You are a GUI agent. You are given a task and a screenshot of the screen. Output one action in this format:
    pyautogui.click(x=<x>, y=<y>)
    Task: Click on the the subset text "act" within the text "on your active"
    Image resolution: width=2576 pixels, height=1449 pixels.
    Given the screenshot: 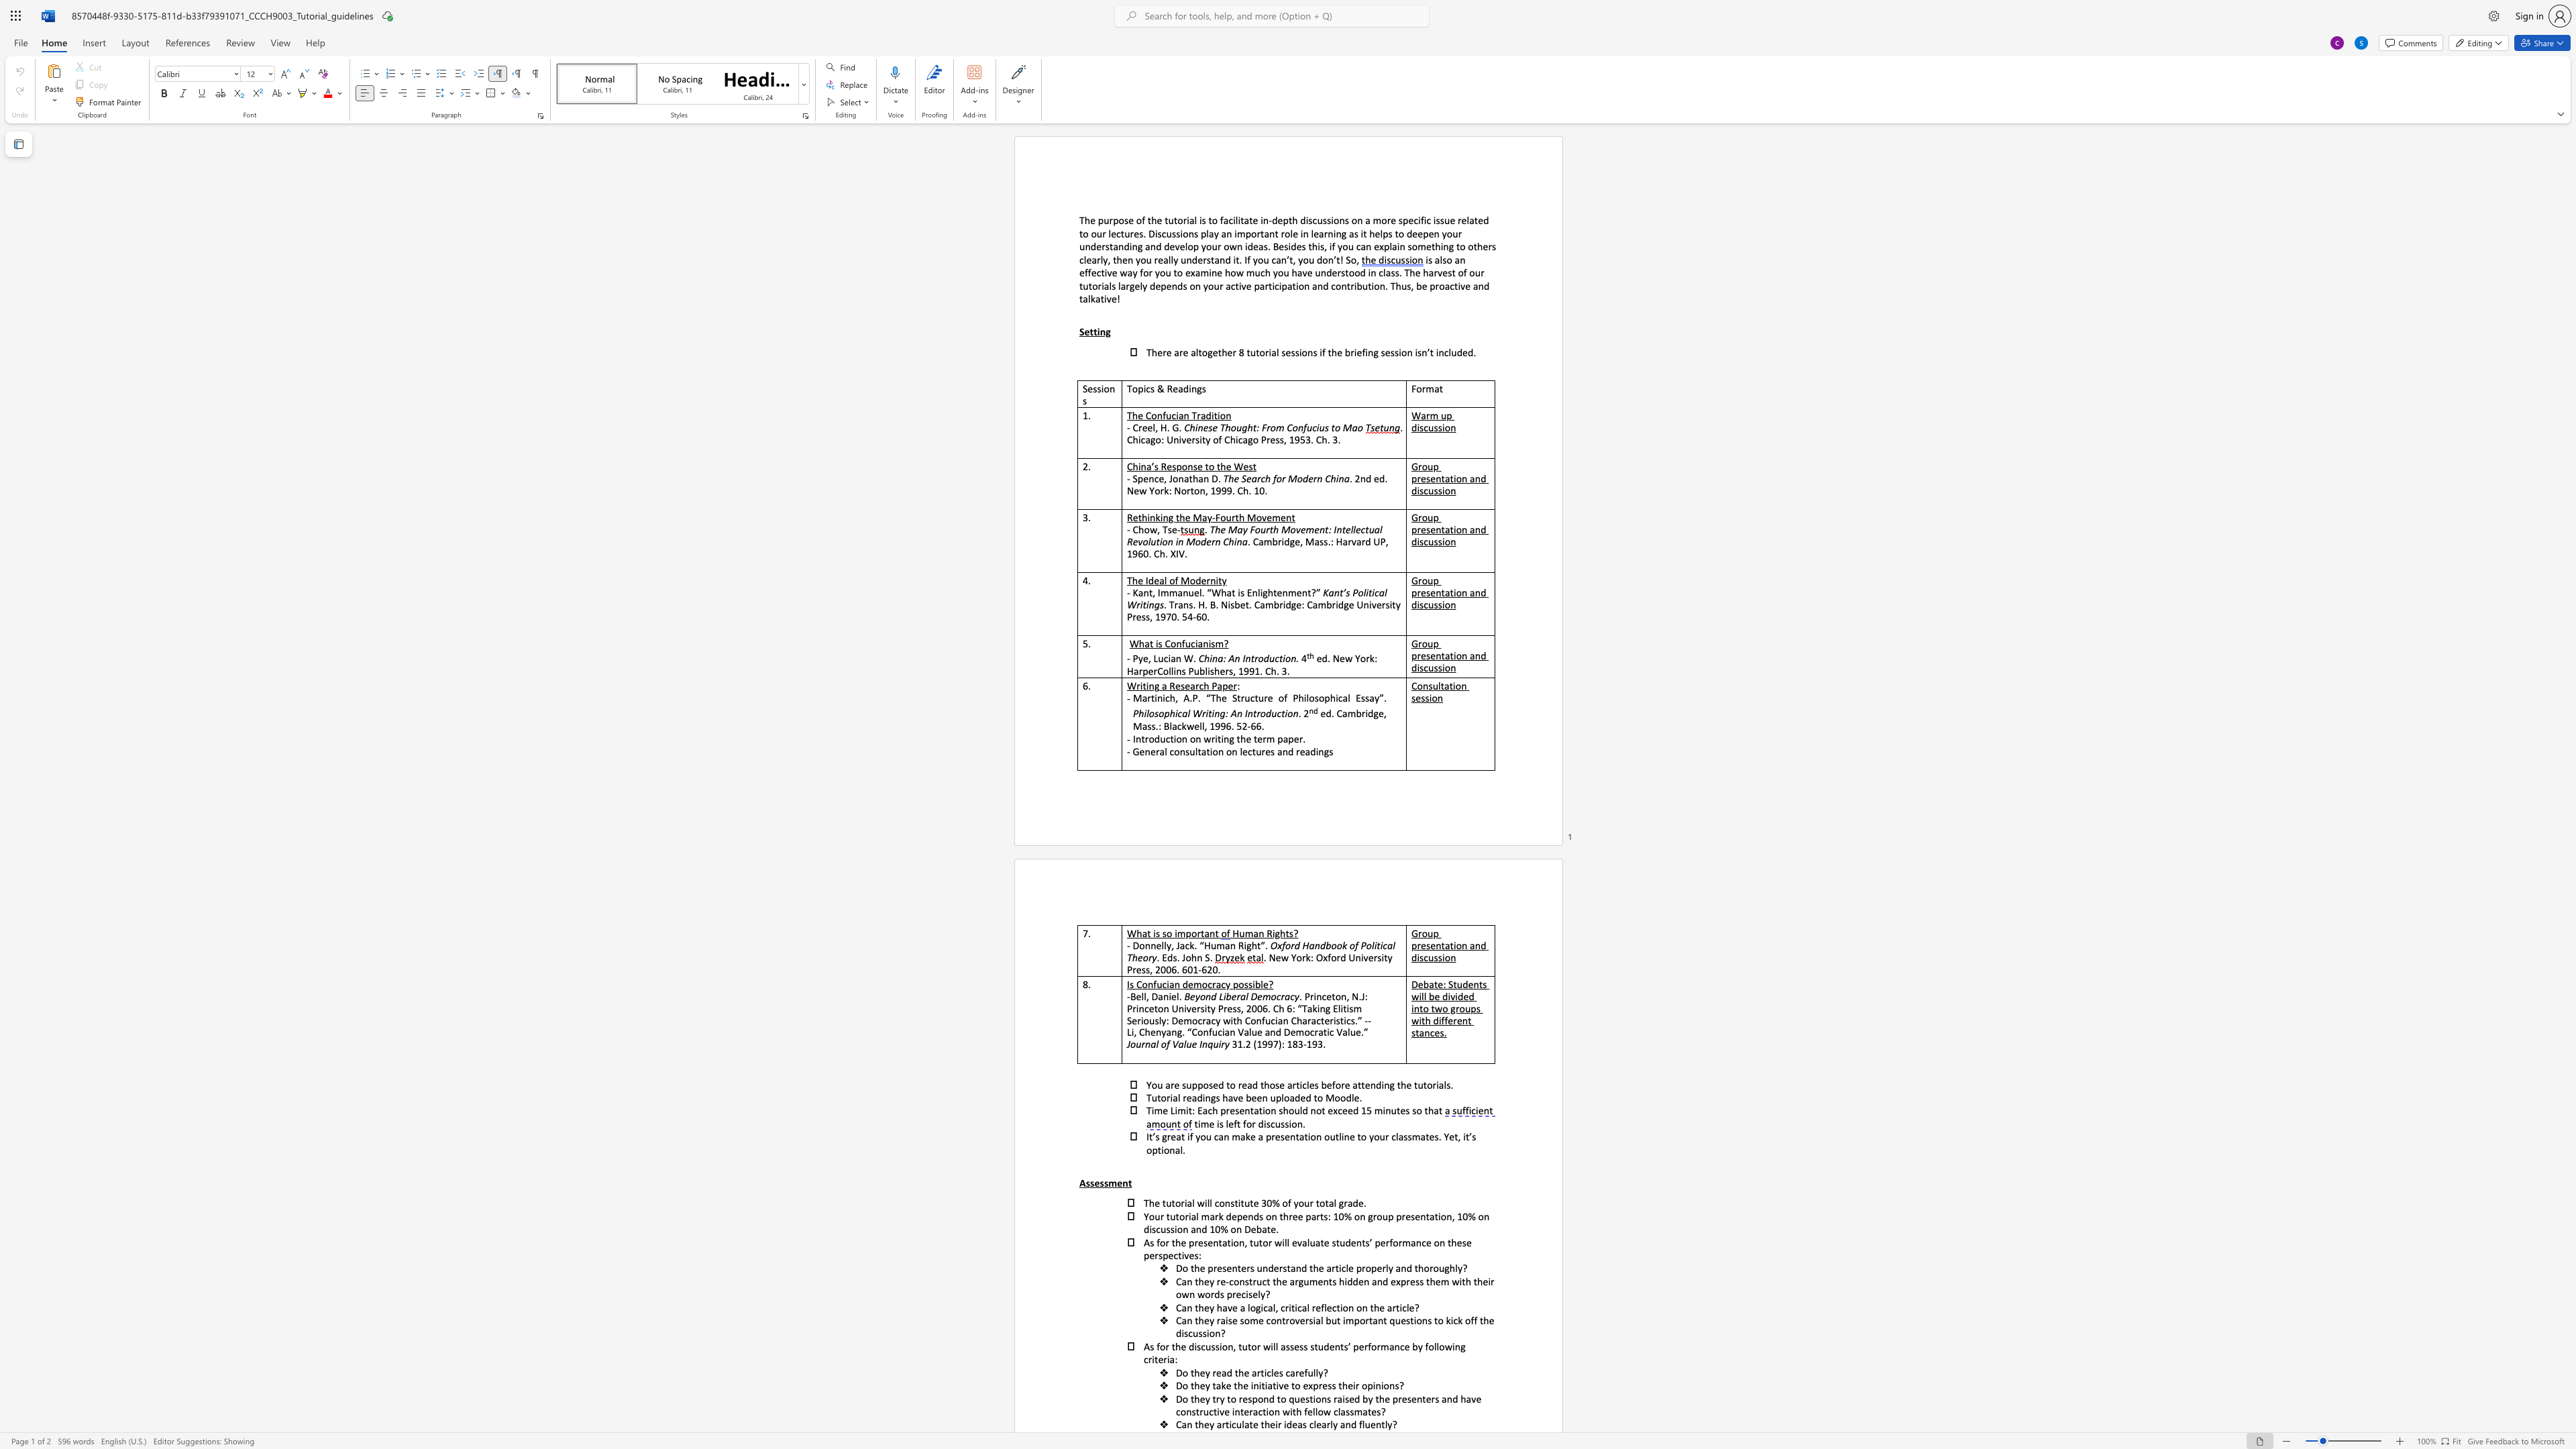 What is the action you would take?
    pyautogui.click(x=1226, y=284)
    